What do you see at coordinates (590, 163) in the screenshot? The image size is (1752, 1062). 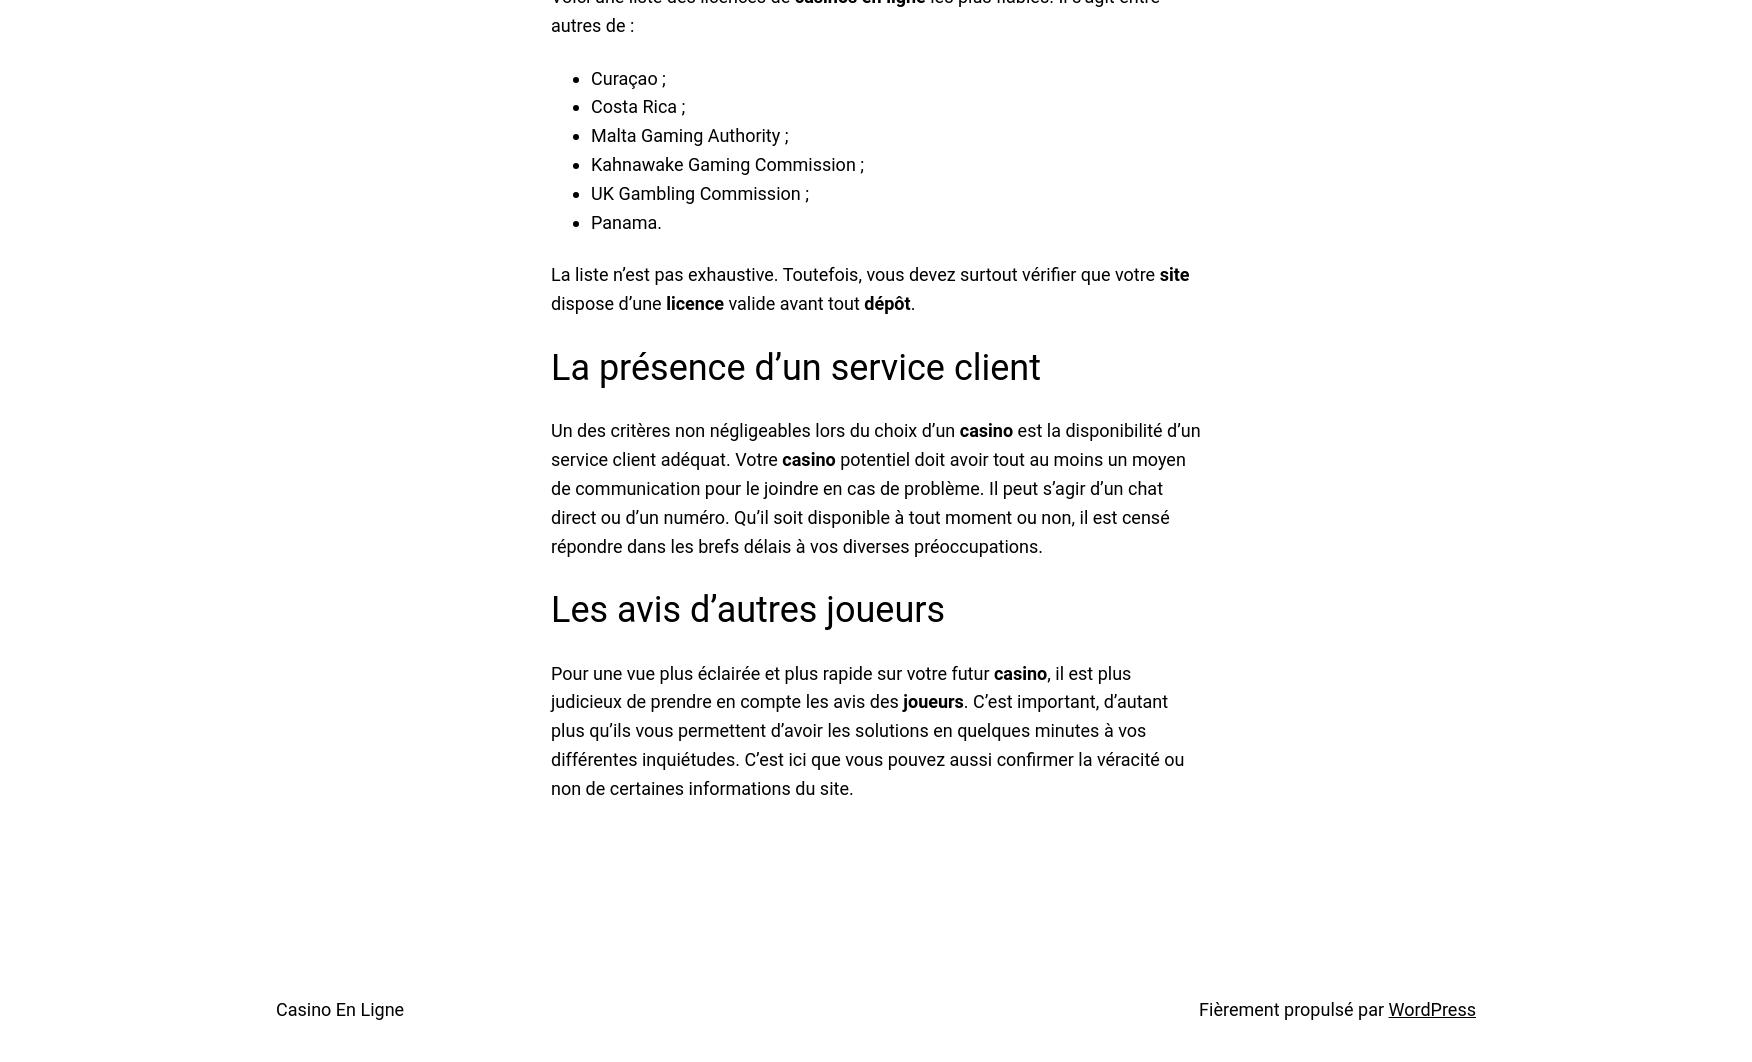 I see `'Kahnawake Gaming Commission ;'` at bounding box center [590, 163].